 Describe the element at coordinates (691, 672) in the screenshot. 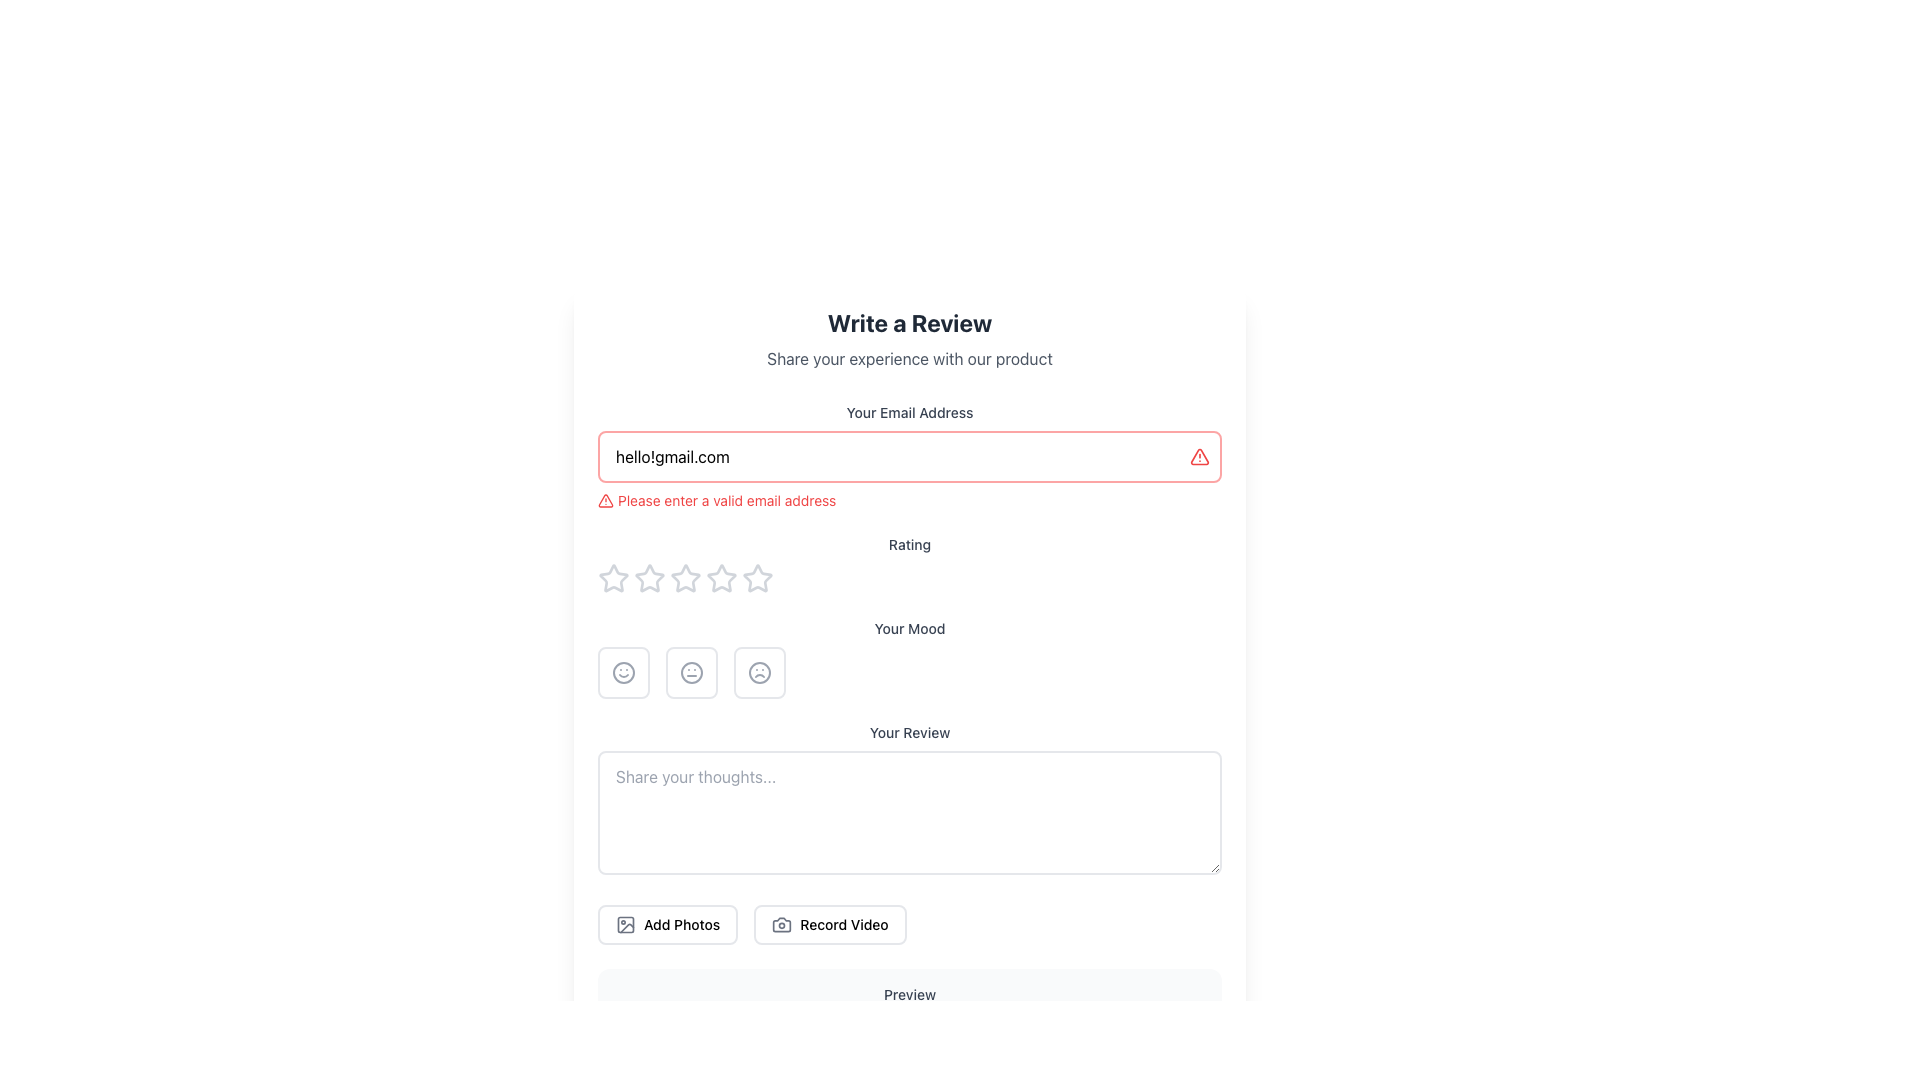

I see `keyboard navigation` at that location.